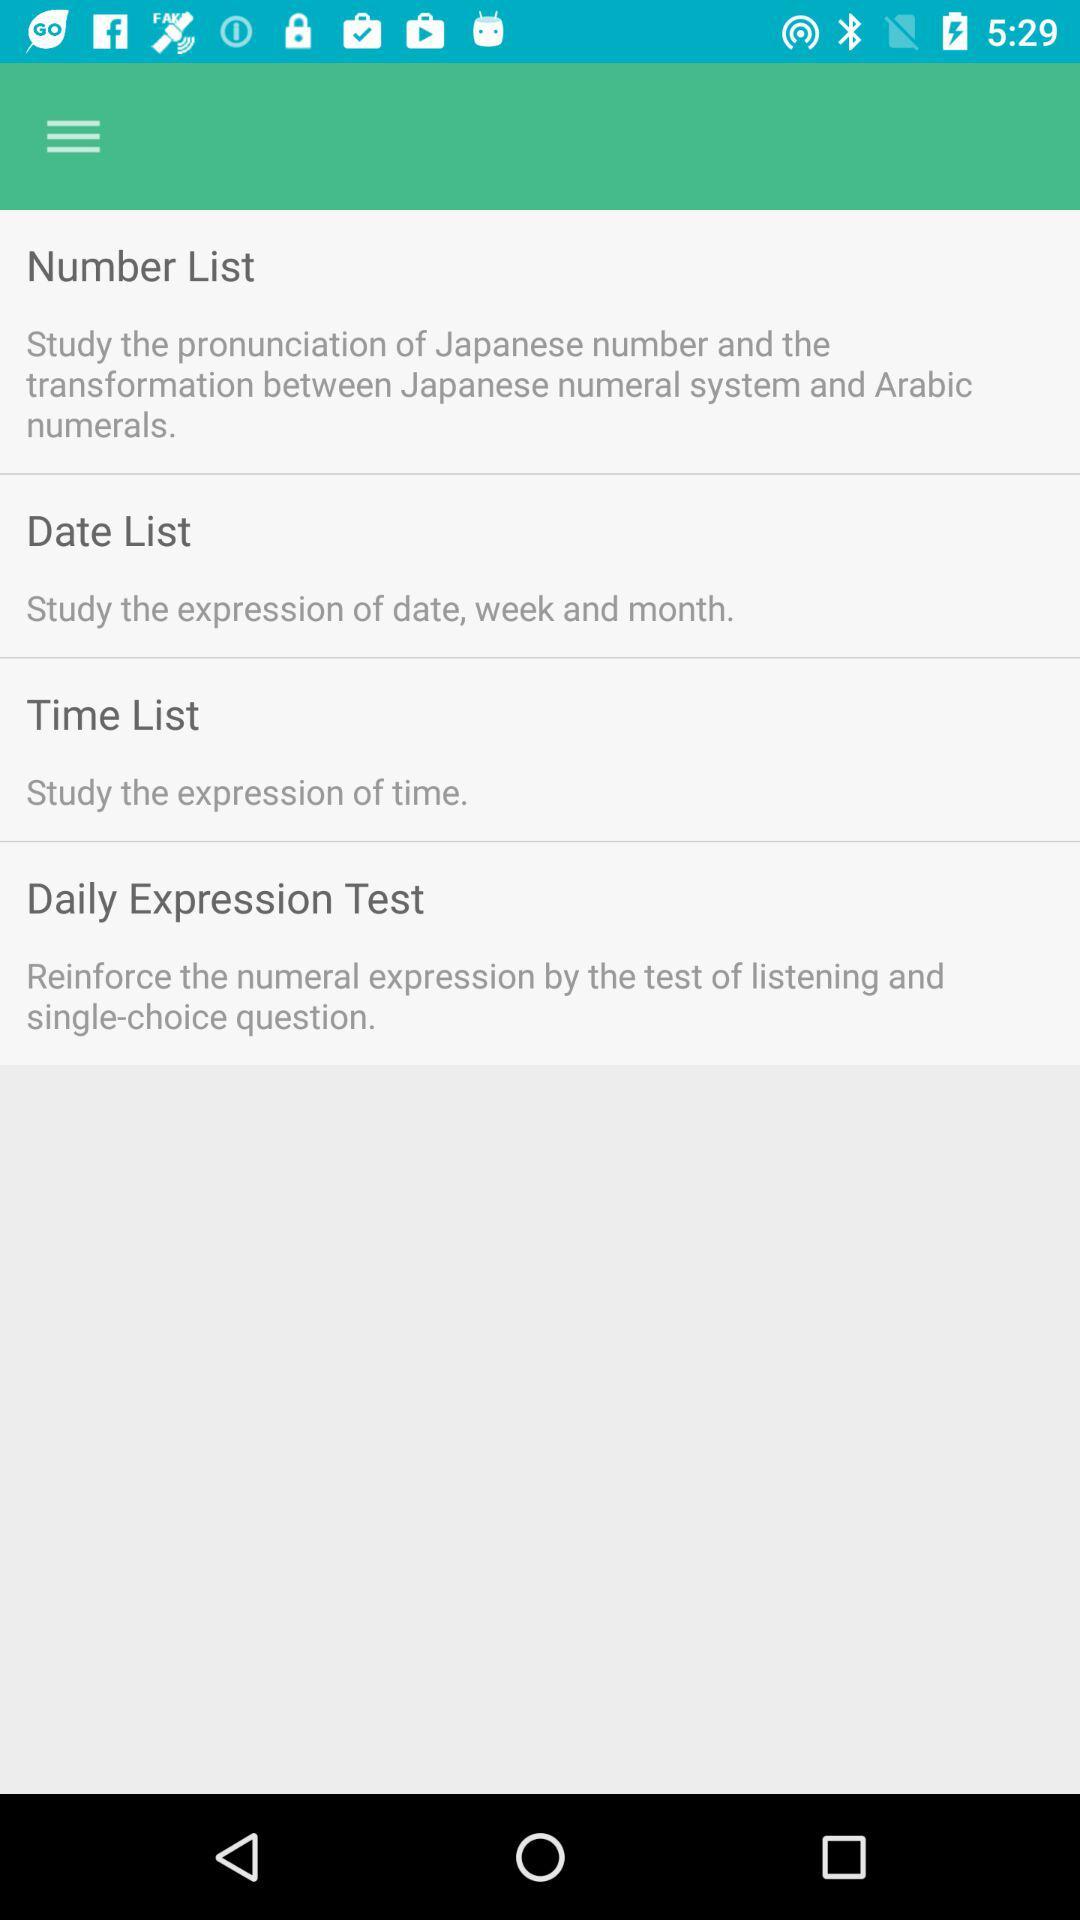 This screenshot has height=1920, width=1080. I want to click on item above the study the expression, so click(108, 529).